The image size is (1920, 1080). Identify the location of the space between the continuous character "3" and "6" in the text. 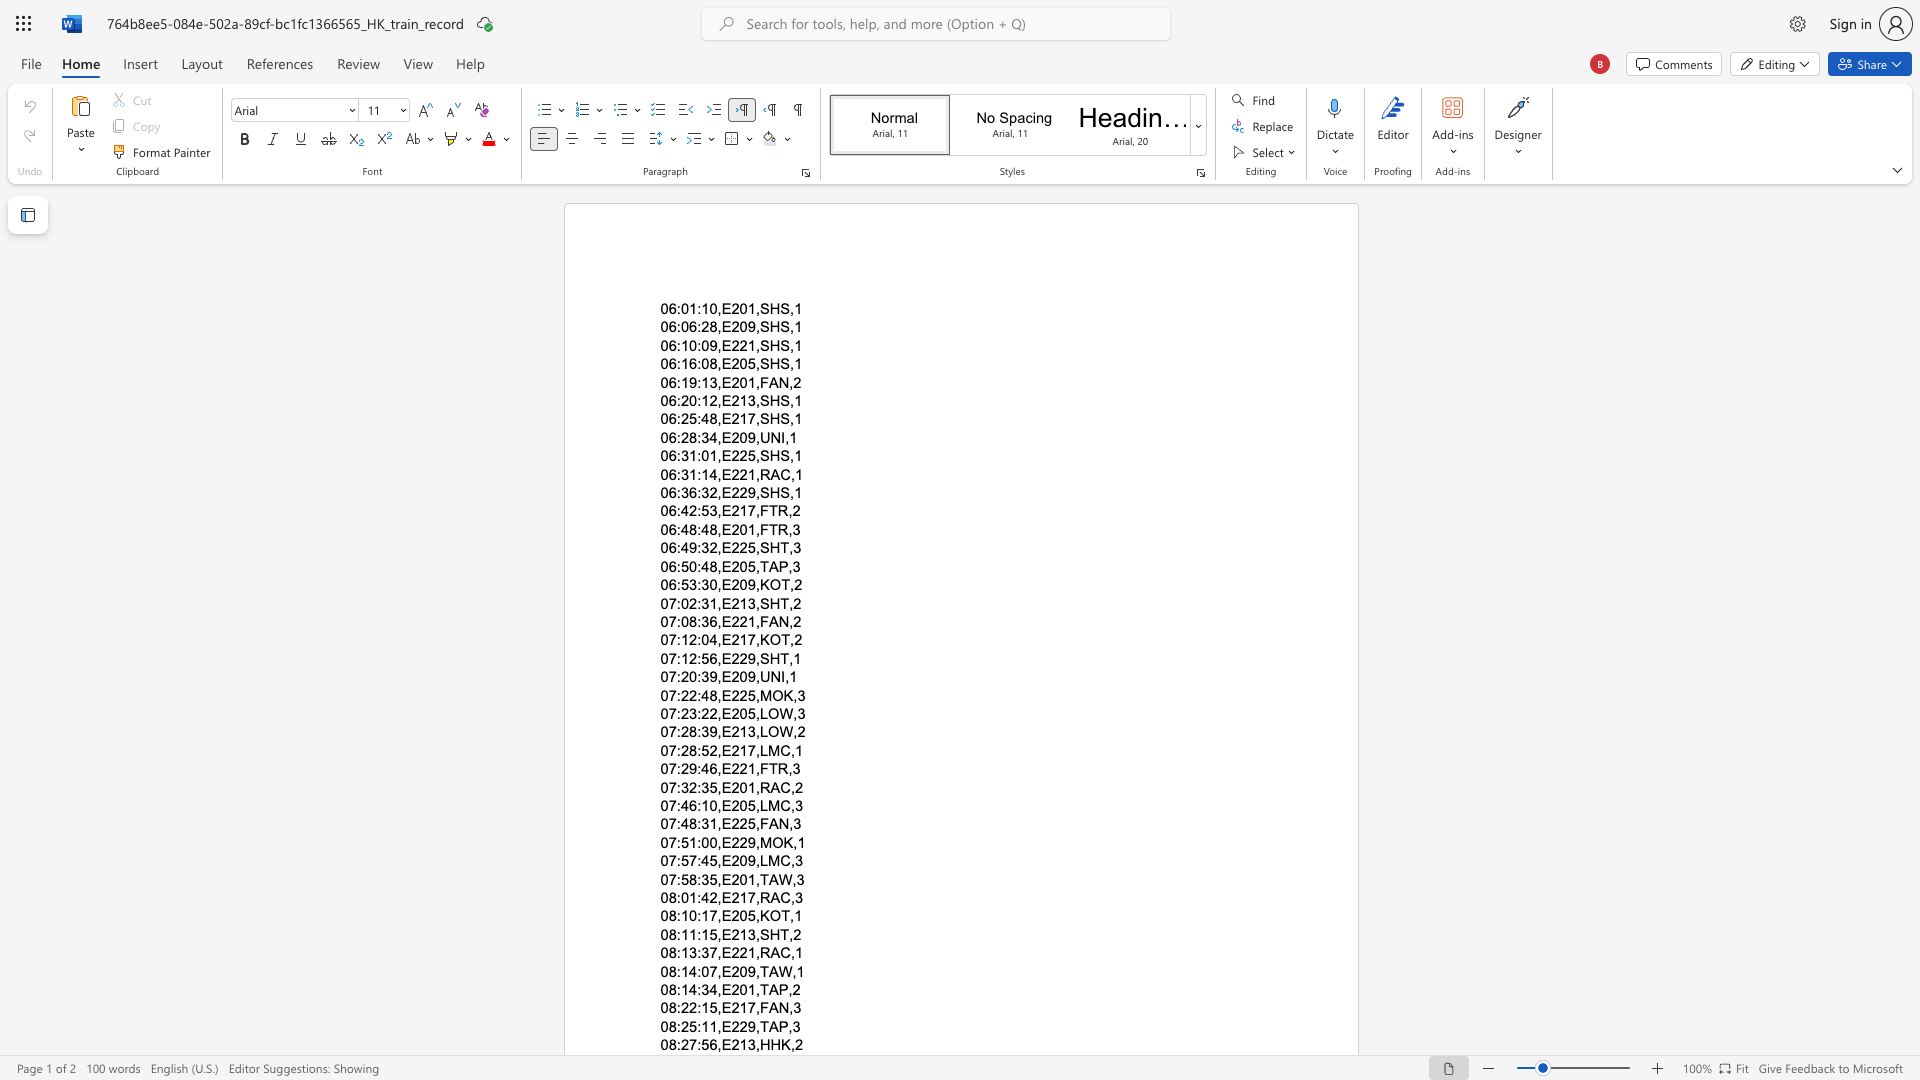
(709, 620).